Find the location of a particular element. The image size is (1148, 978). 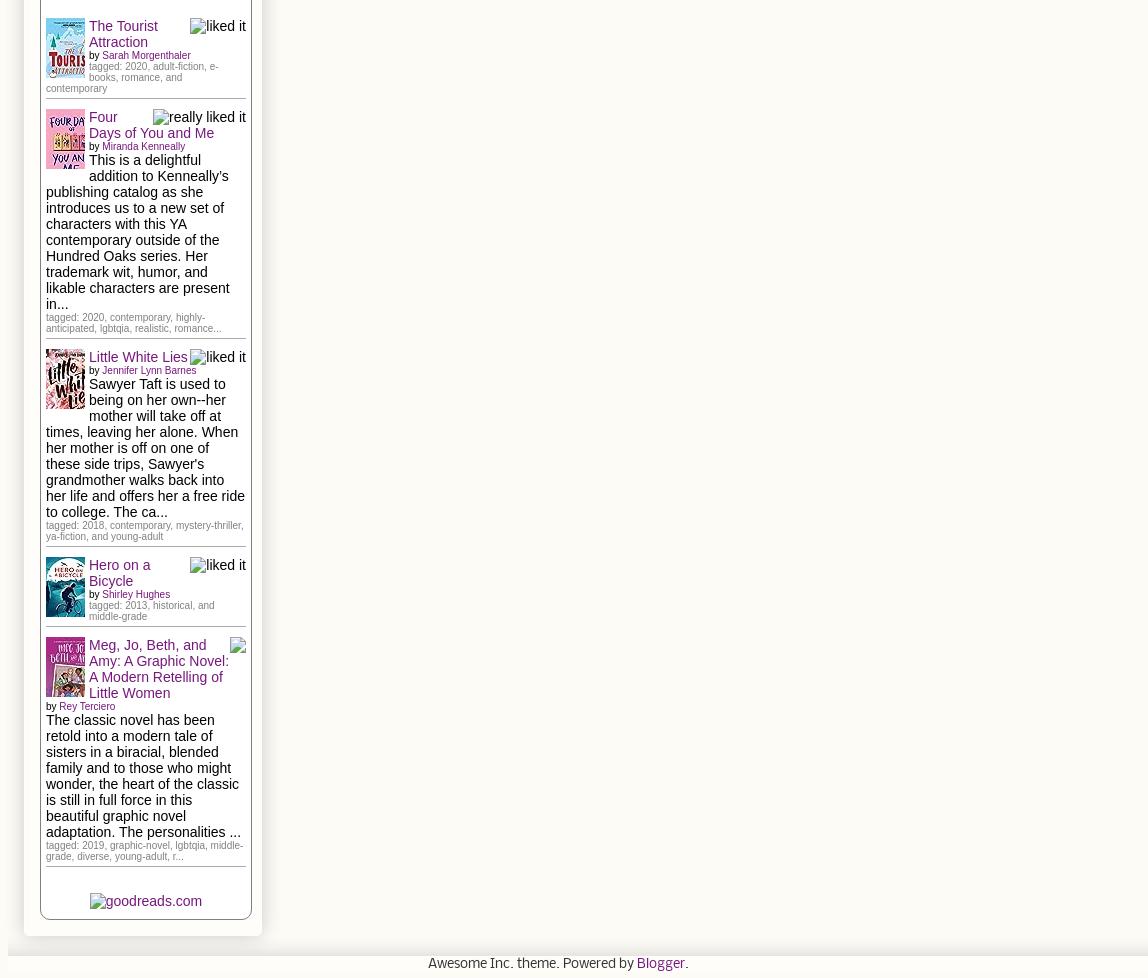

'Four Days of You and Me' is located at coordinates (151, 124).